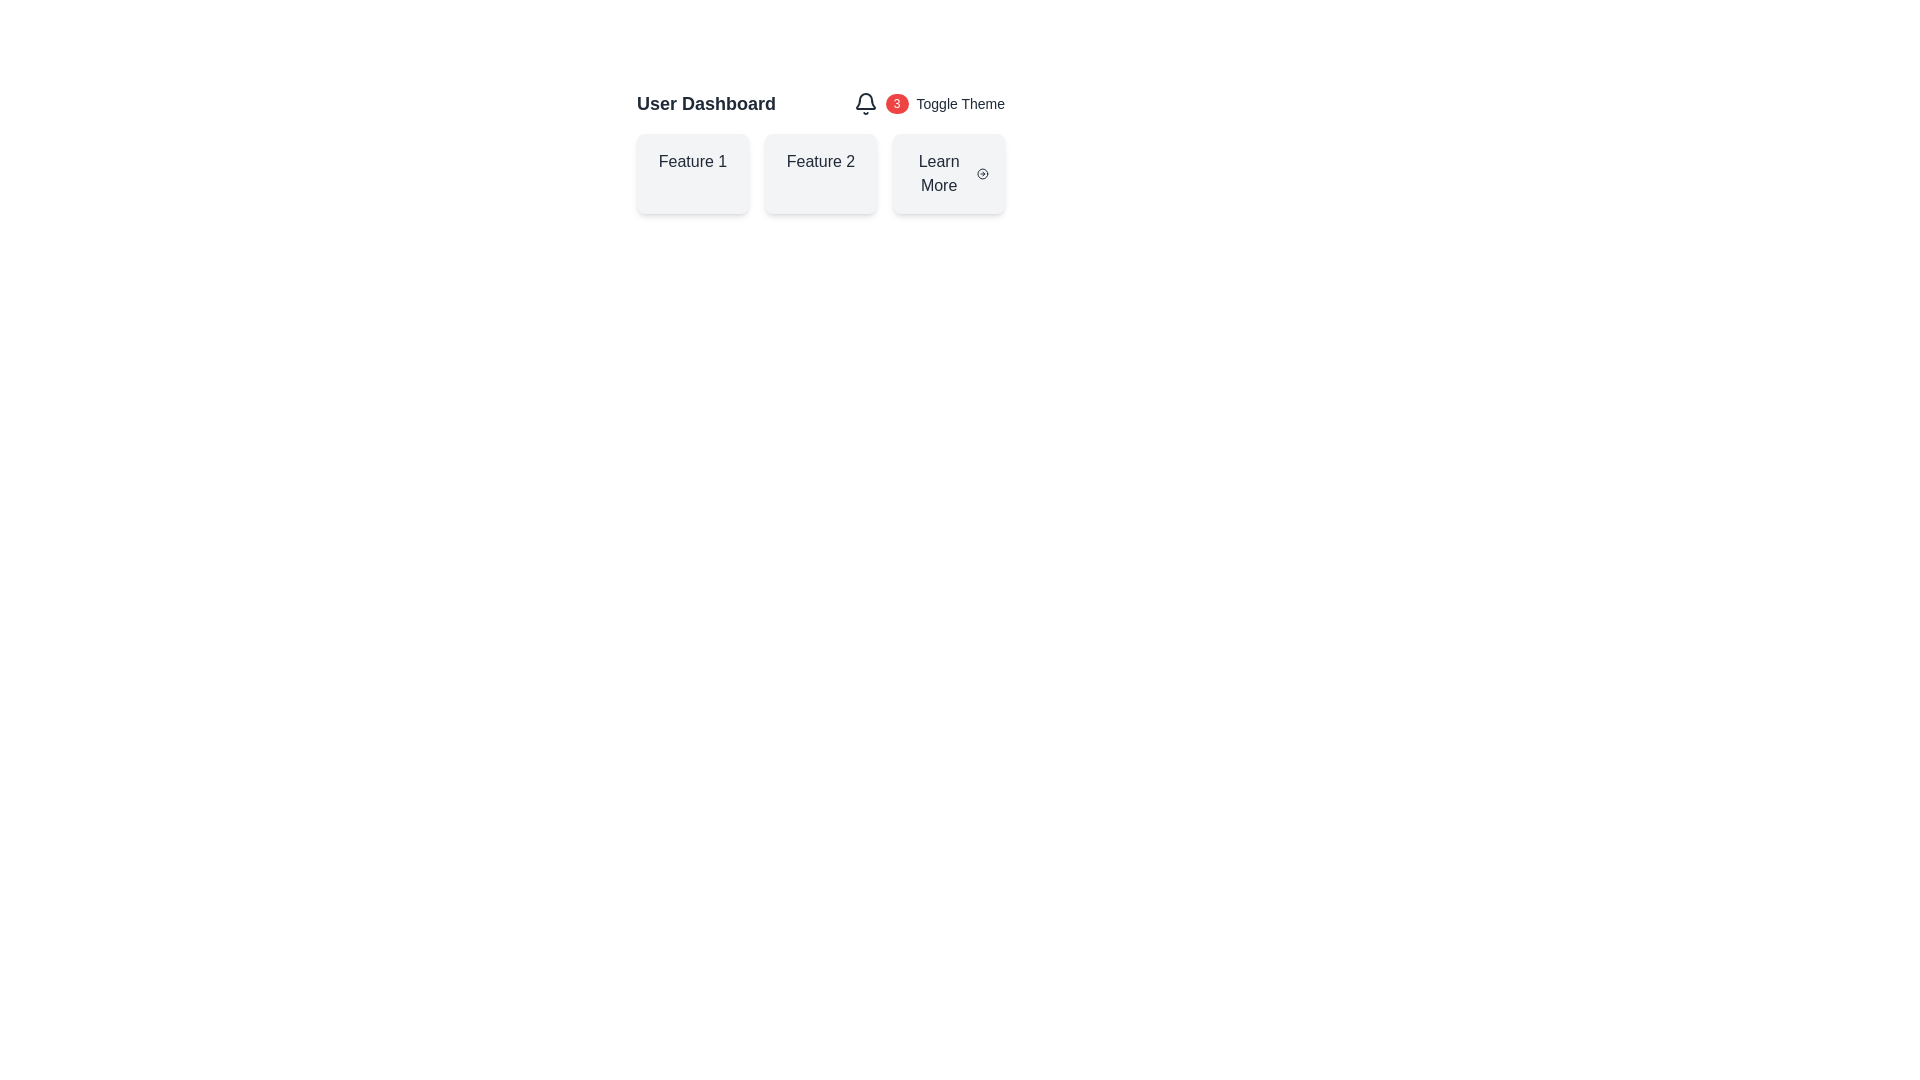  Describe the element at coordinates (820, 172) in the screenshot. I see `the second card in the group of three cards` at that location.